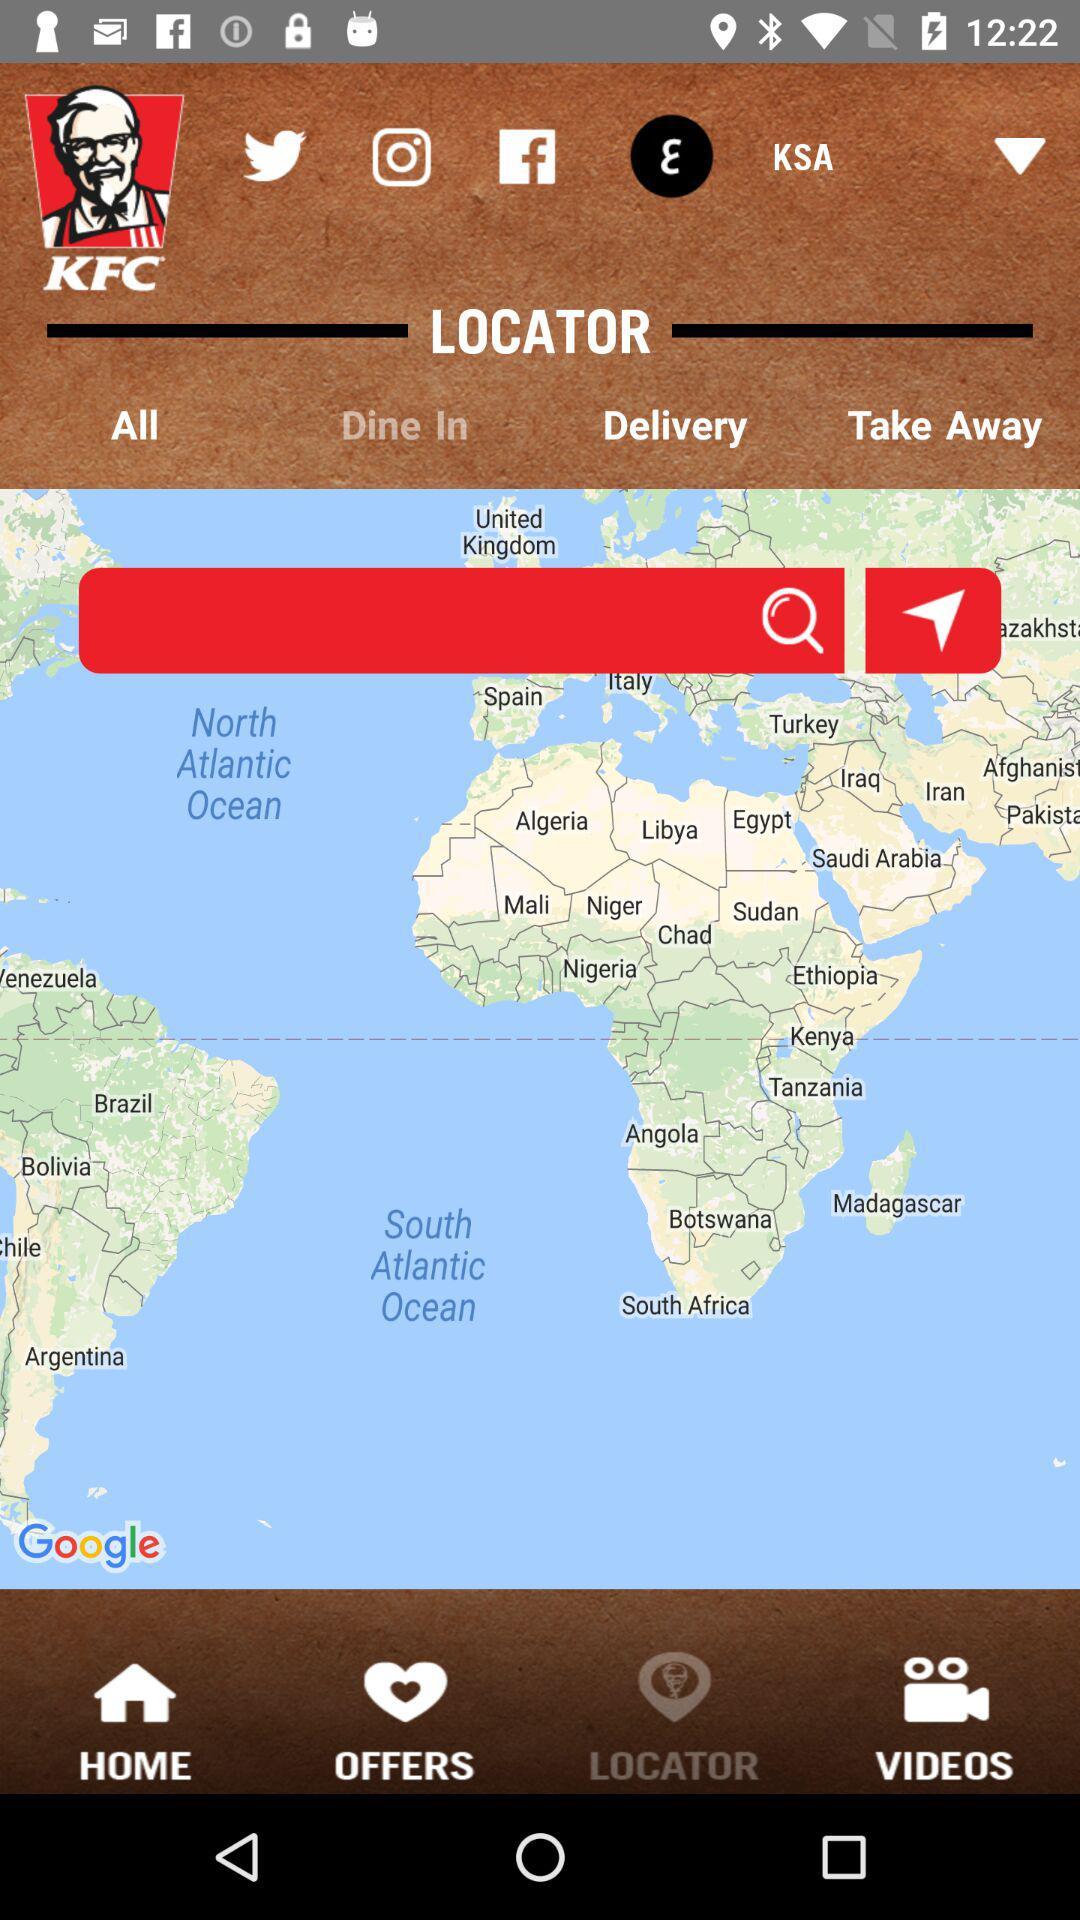 The image size is (1080, 1920). Describe the element at coordinates (405, 425) in the screenshot. I see `icon below the locator` at that location.